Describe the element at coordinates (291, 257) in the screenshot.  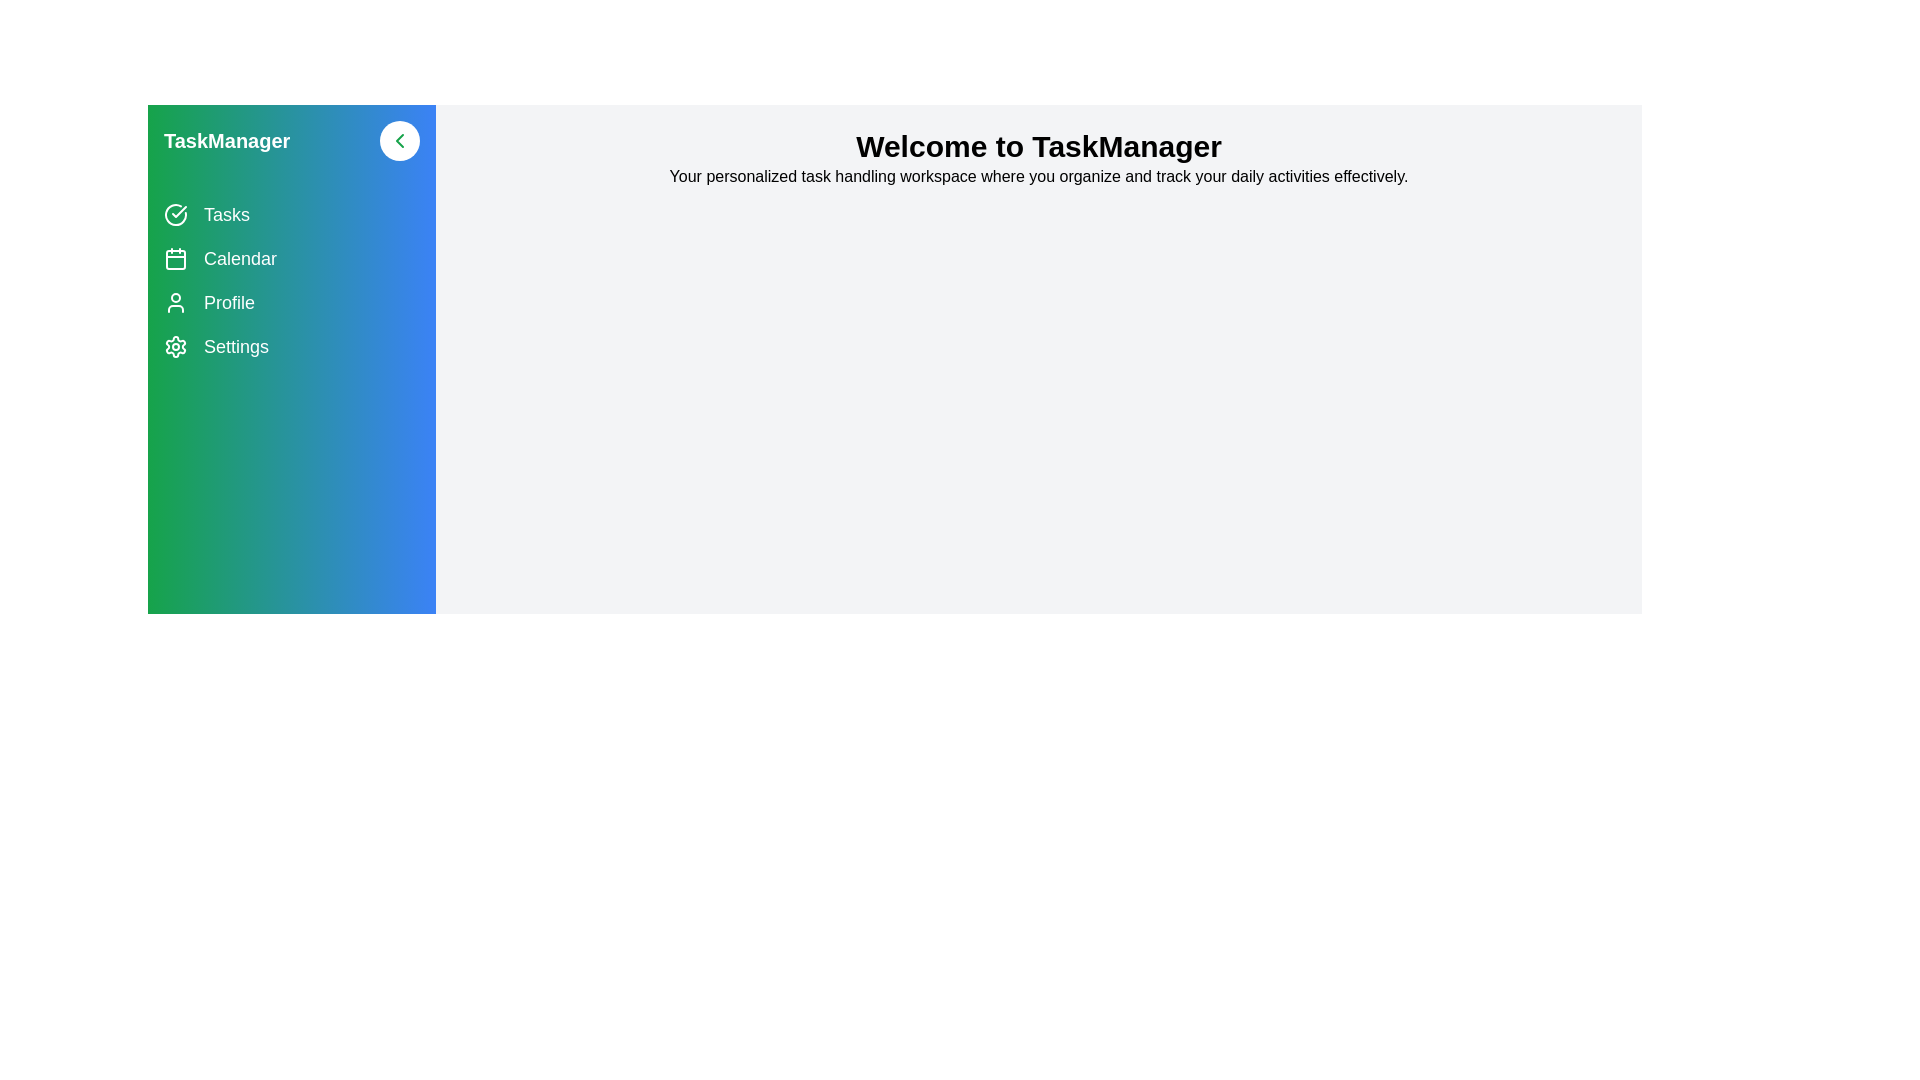
I see `the navigation item Calendar to navigate to the corresponding section` at that location.